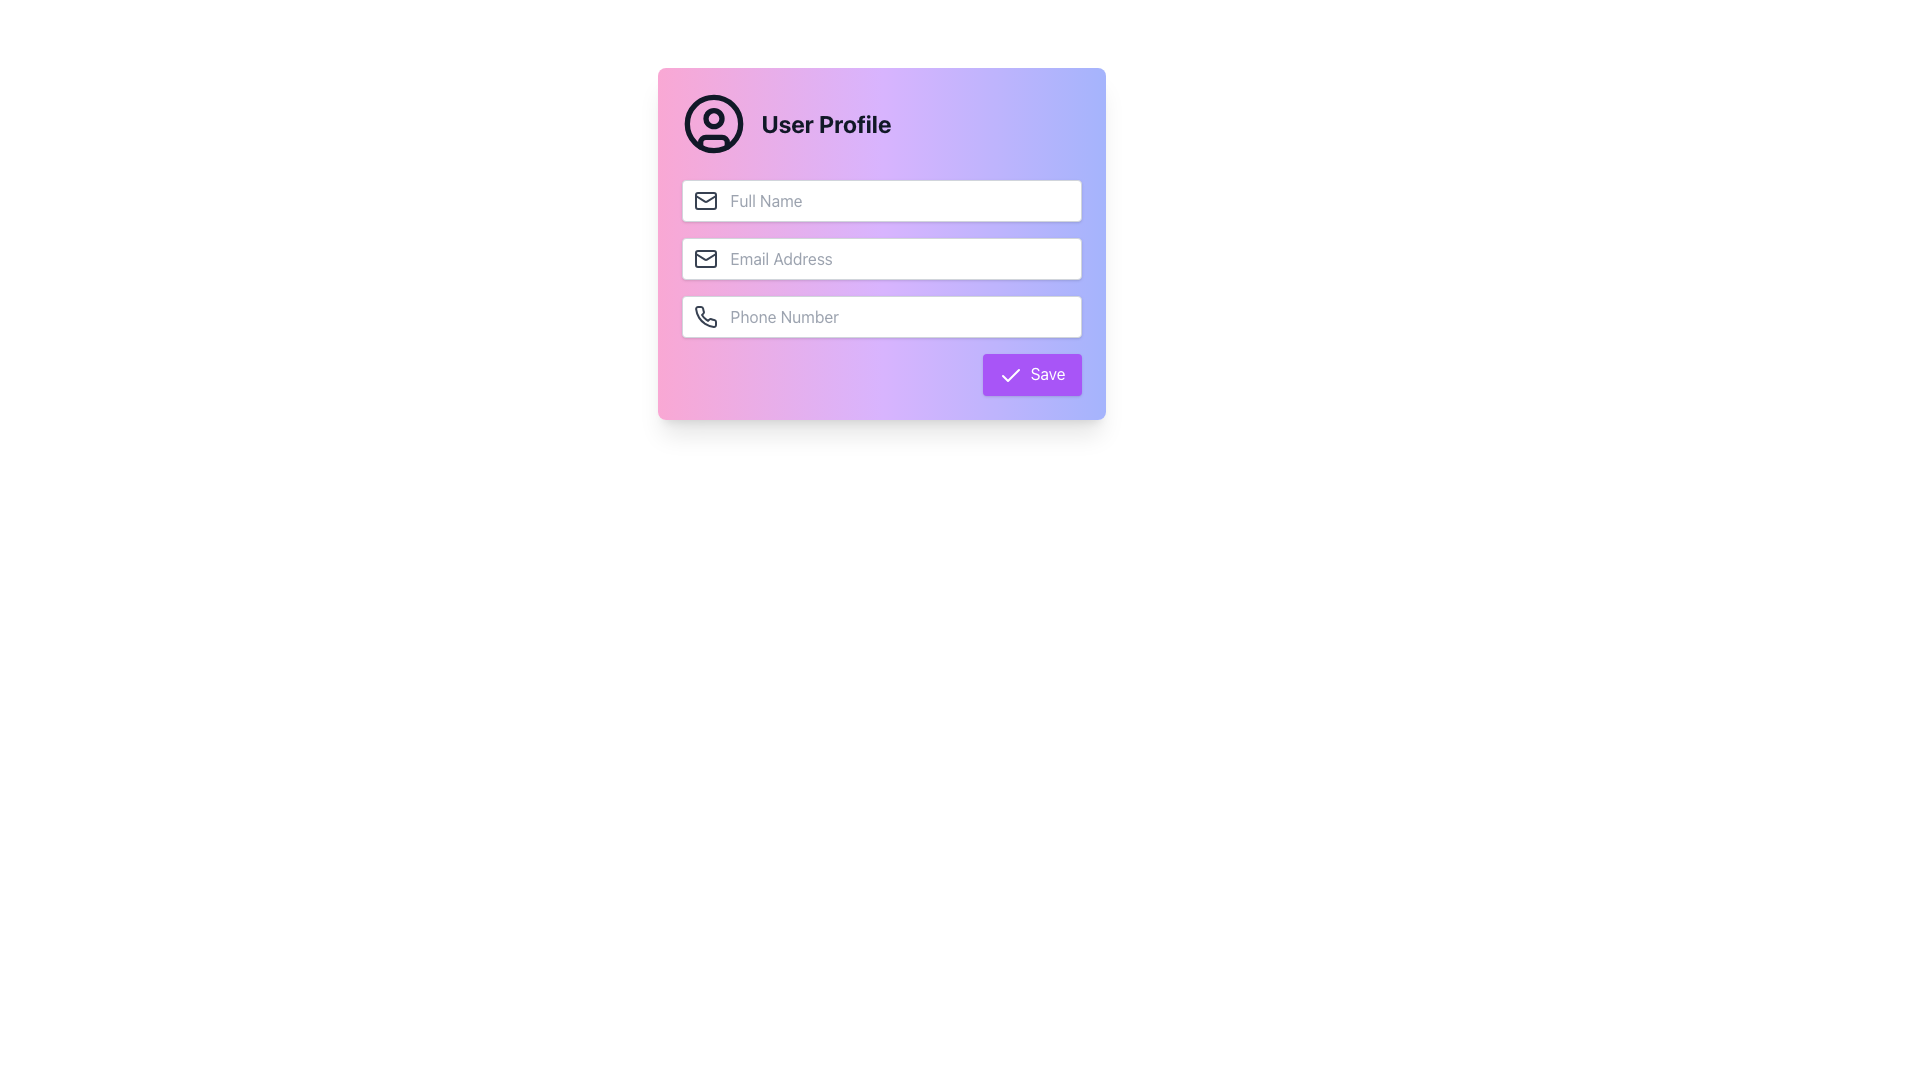 The width and height of the screenshot is (1920, 1080). I want to click on the decorative envelope icon positioned to the left of the 'Email Address' input field, so click(705, 257).